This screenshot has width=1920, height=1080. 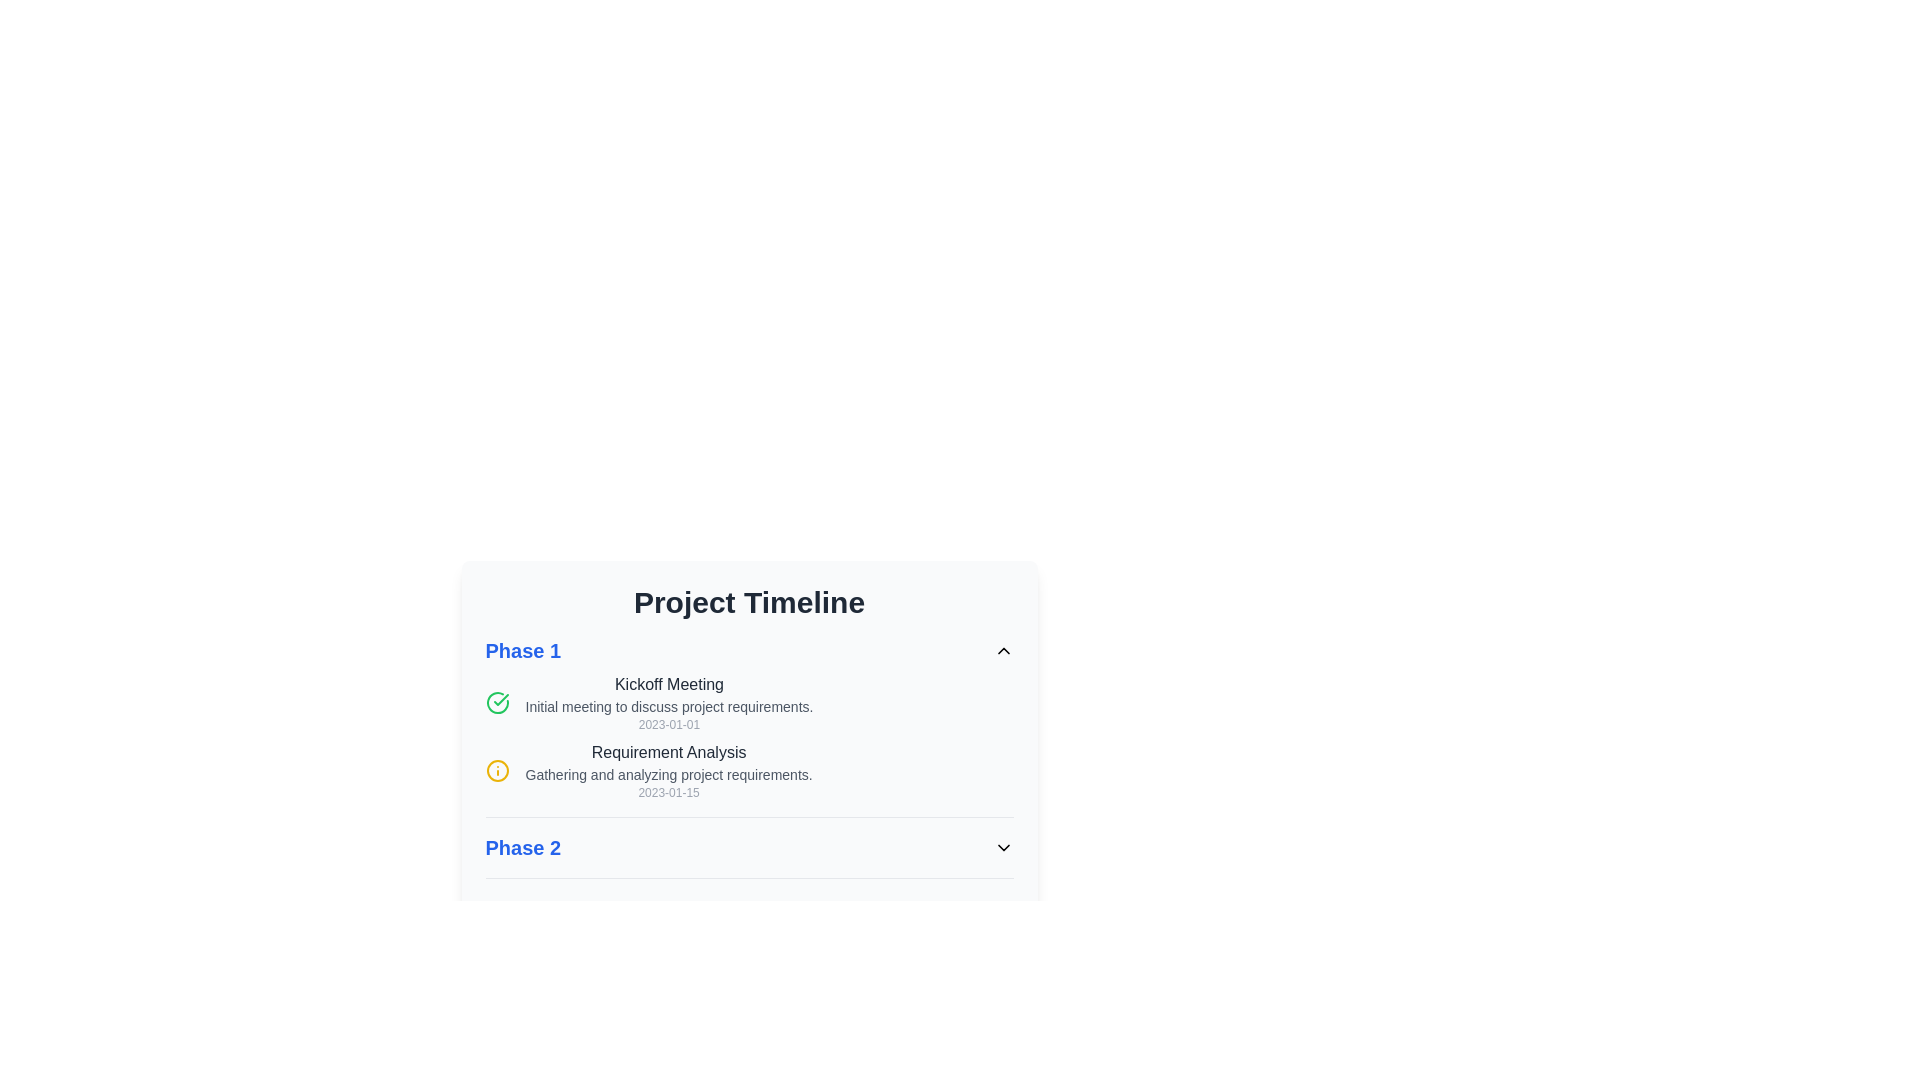 What do you see at coordinates (669, 792) in the screenshot?
I see `displayed date from the static text label showing '2023-01-15', which is located at the bottom of the 'Requirement Analysis' section in the timeline interface` at bounding box center [669, 792].